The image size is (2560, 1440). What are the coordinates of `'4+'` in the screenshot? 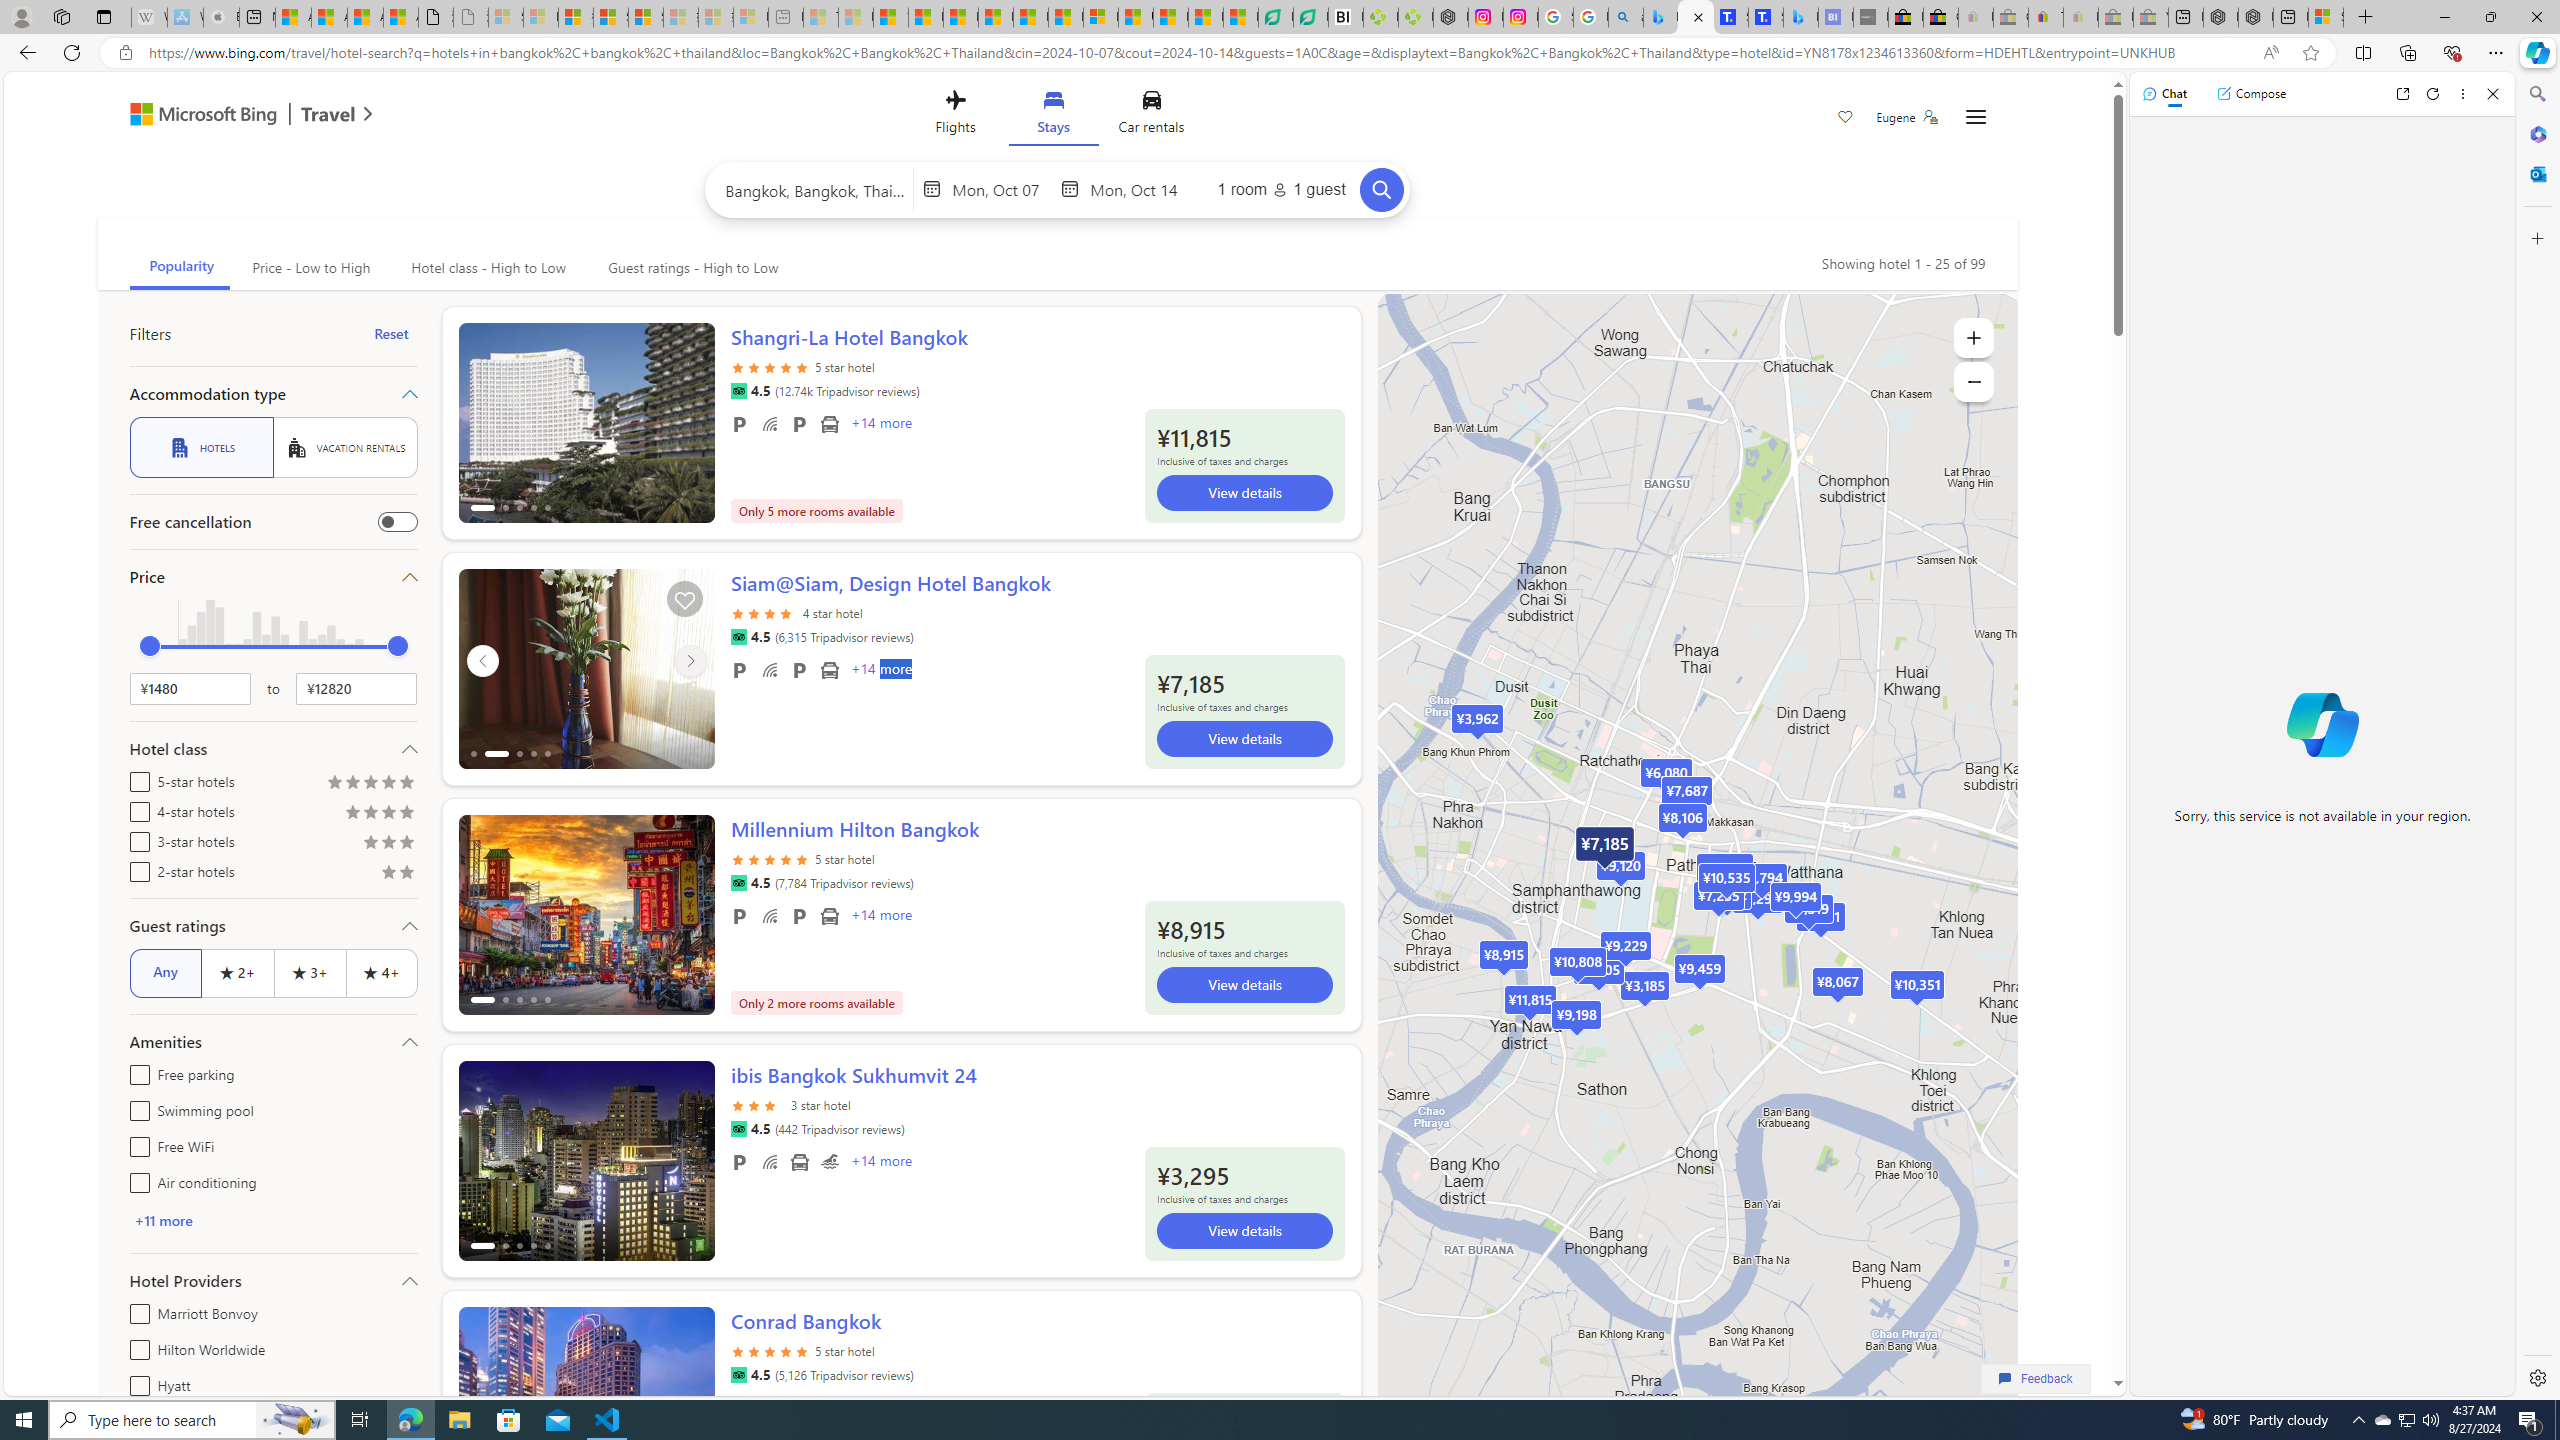 It's located at (380, 972).